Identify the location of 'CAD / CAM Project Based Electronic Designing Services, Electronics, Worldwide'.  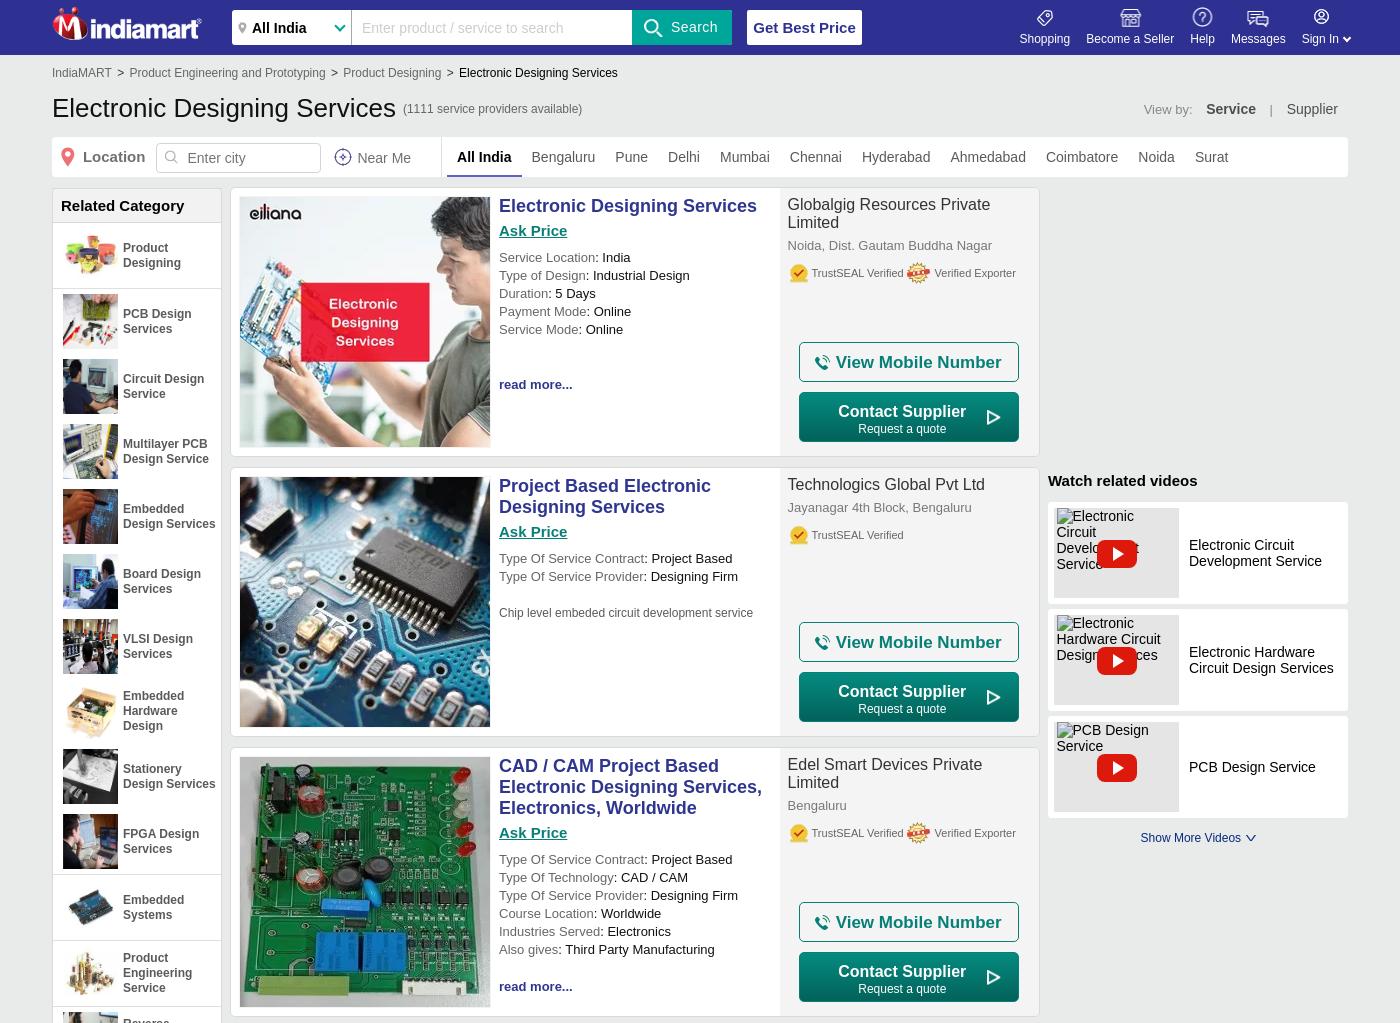
(630, 785).